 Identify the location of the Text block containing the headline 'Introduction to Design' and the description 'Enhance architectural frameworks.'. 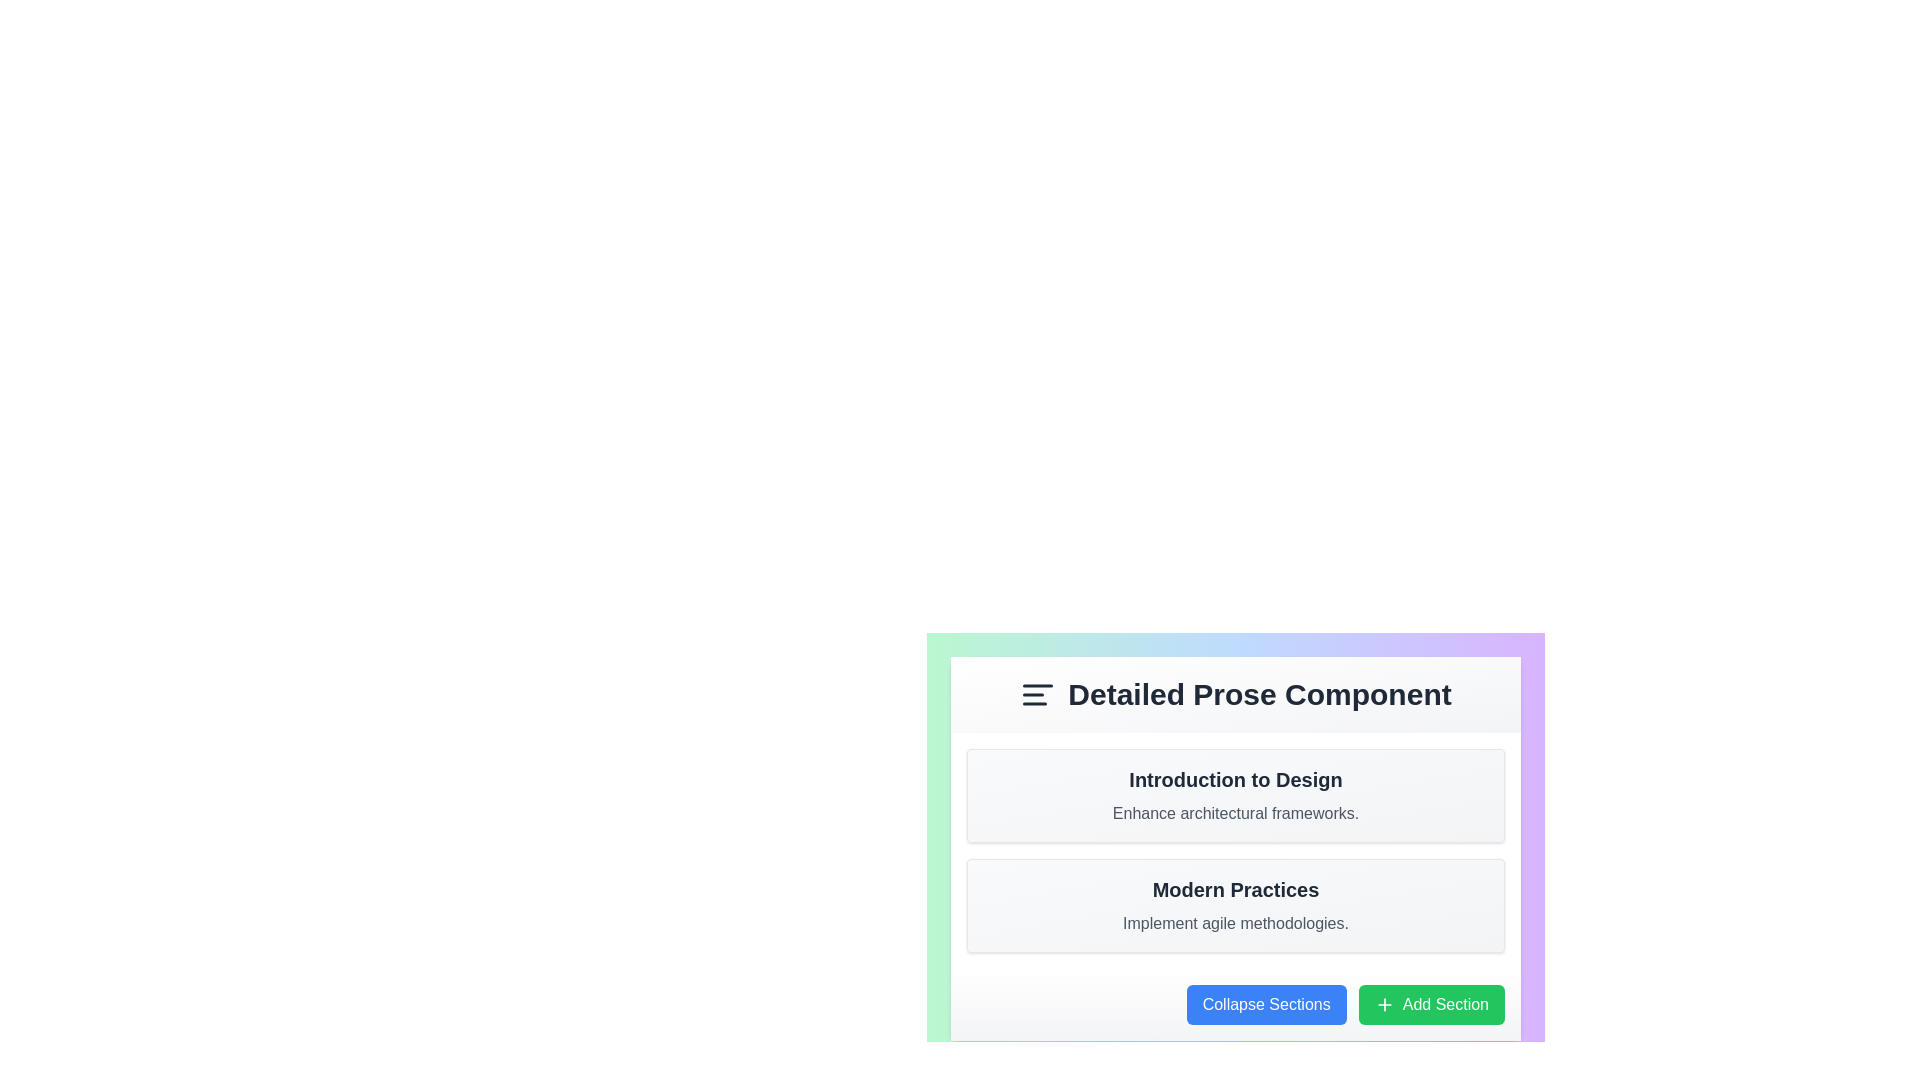
(1235, 825).